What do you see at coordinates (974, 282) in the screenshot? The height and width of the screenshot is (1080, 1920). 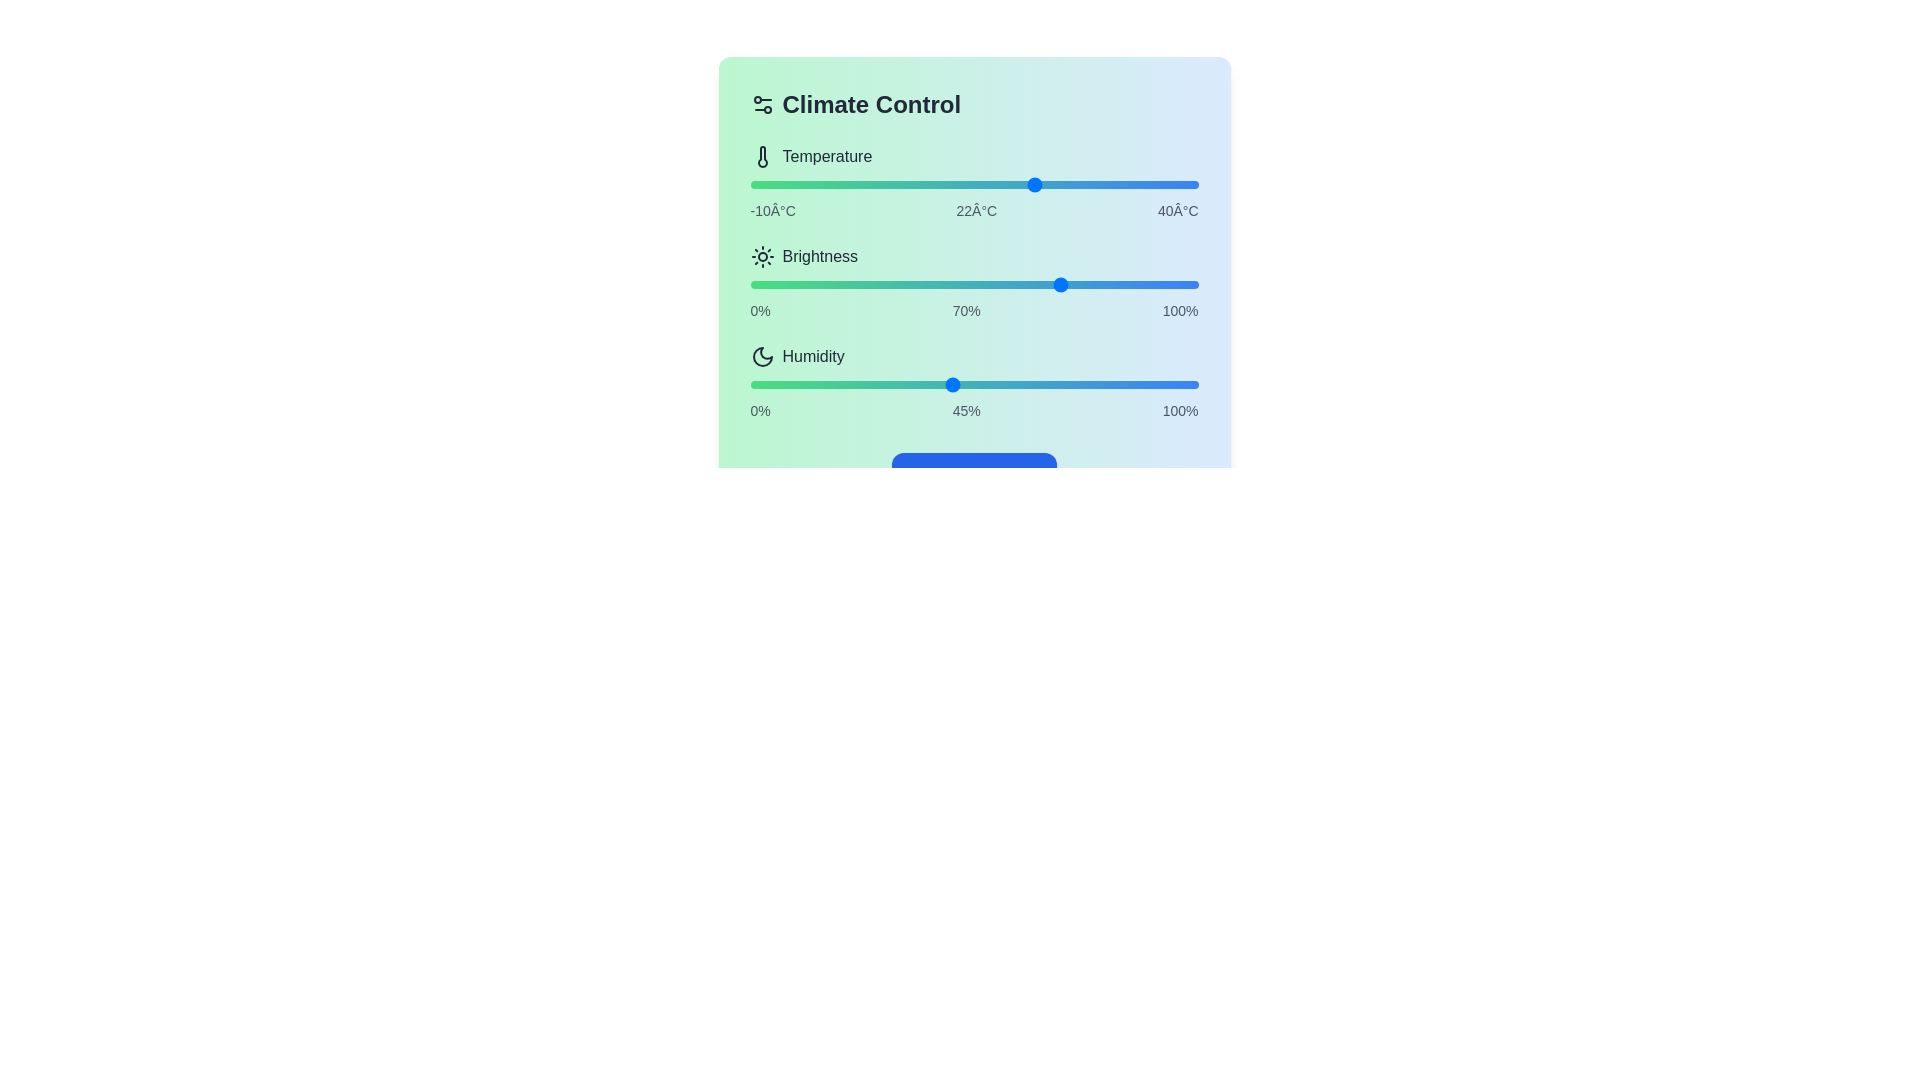 I see `the sliders in the Climate Control section` at bounding box center [974, 282].